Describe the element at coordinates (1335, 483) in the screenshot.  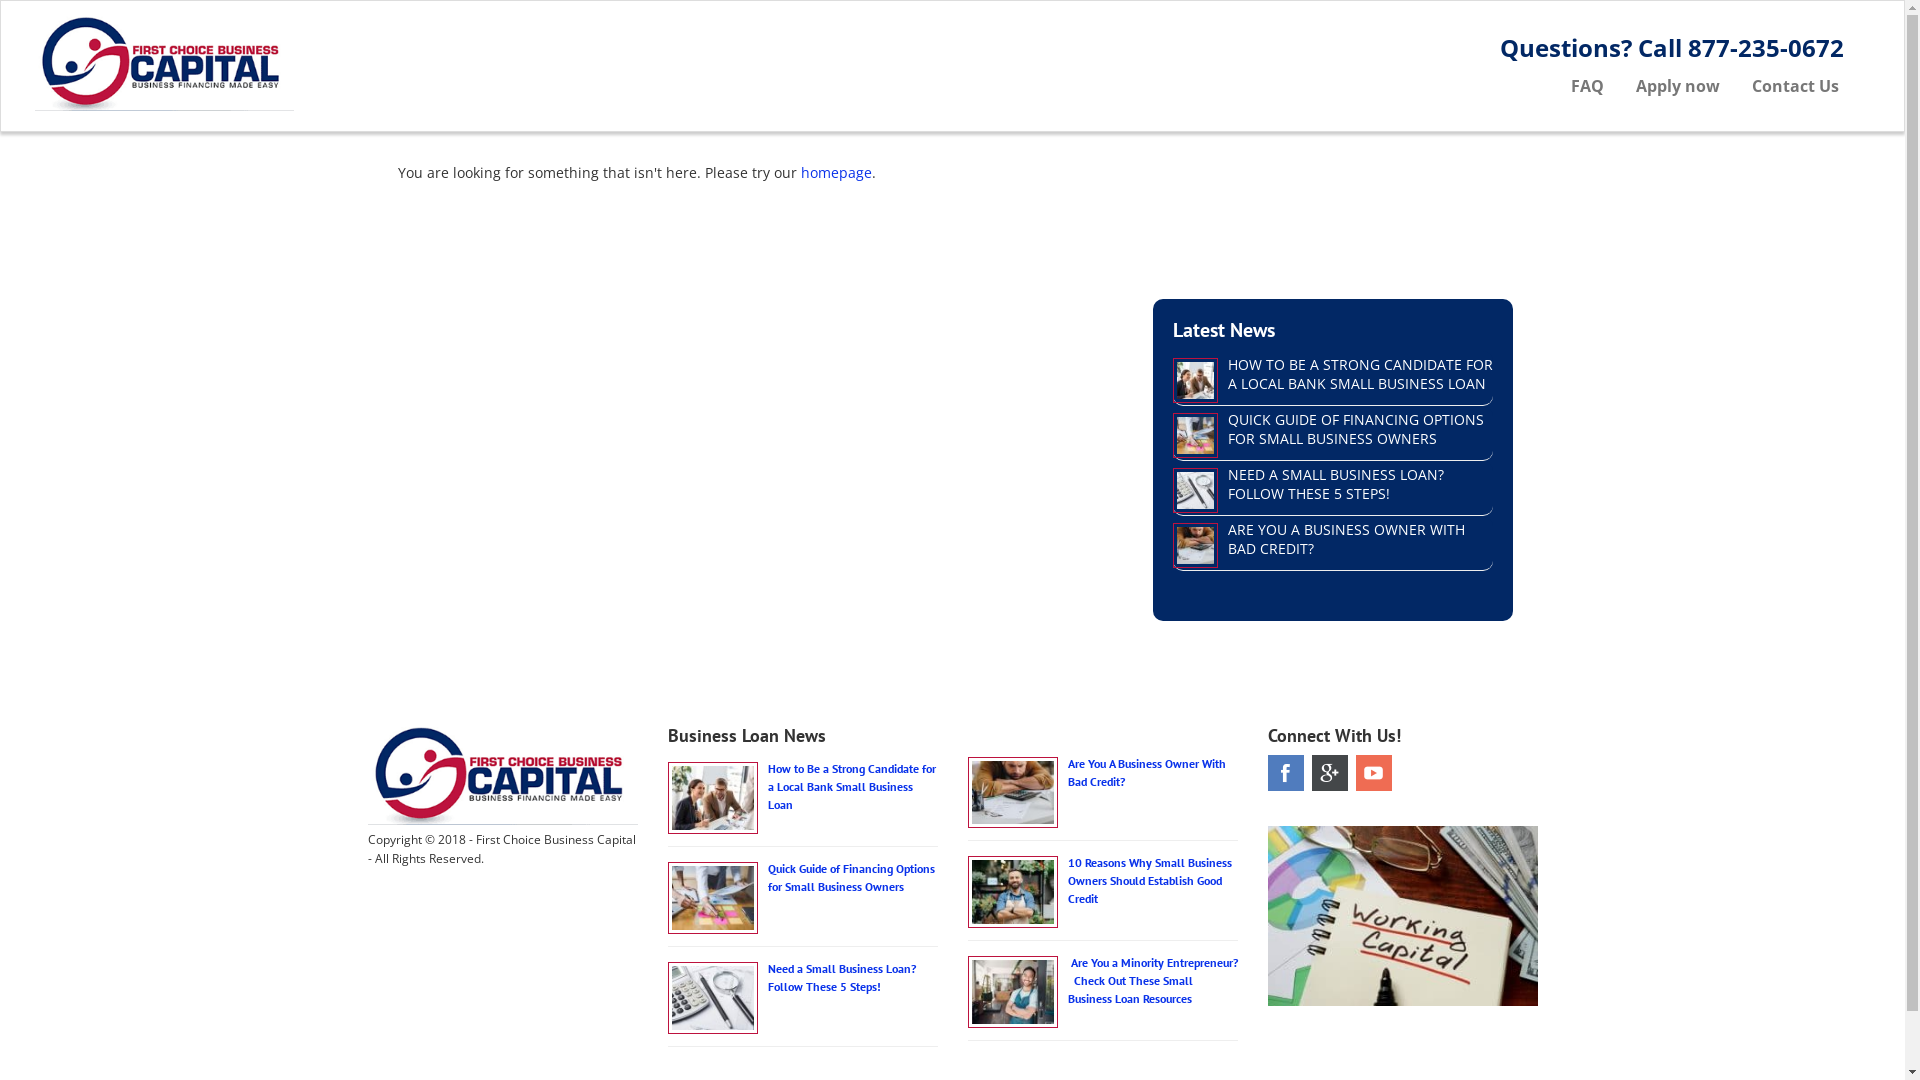
I see `'NEED A SMALL BUSINESS LOAN? FOLLOW THESE 5 STEPS!'` at that location.